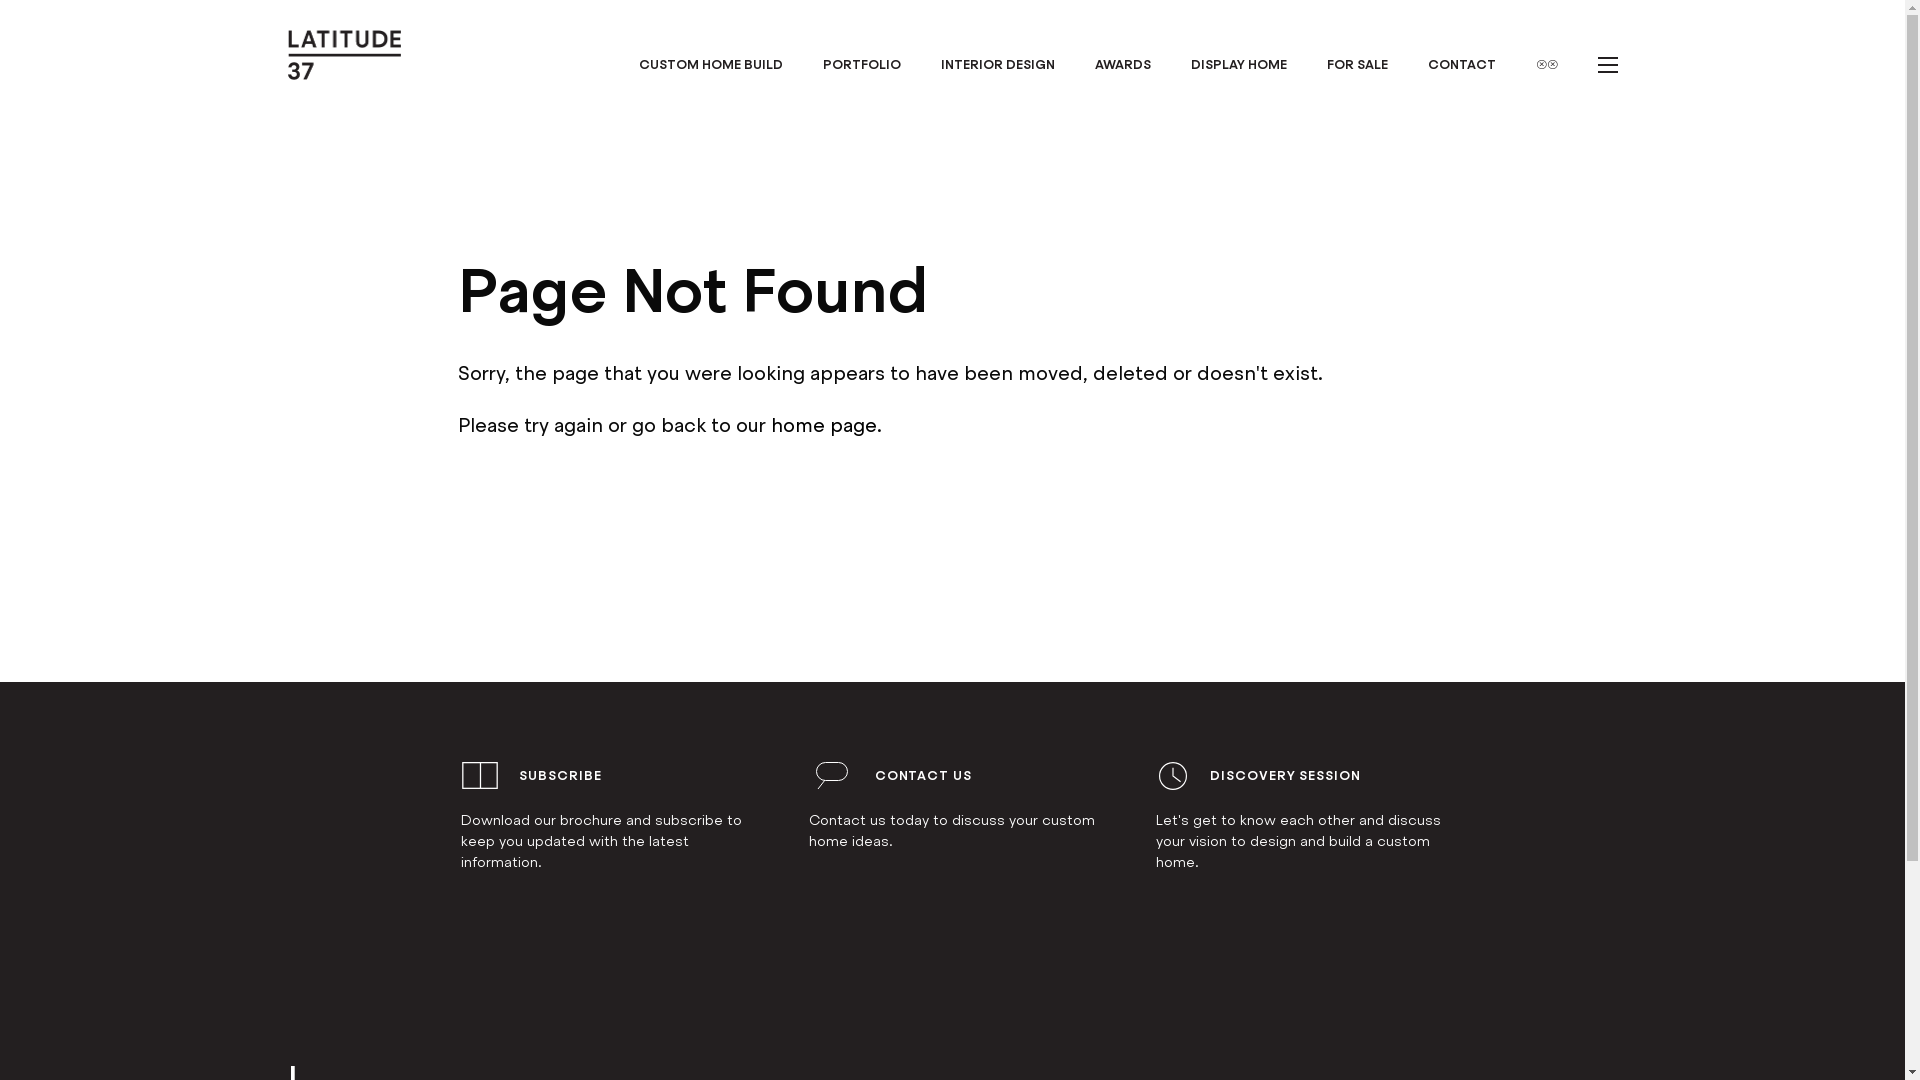  Describe the element at coordinates (710, 64) in the screenshot. I see `'CUSTOM HOME BUILD'` at that location.